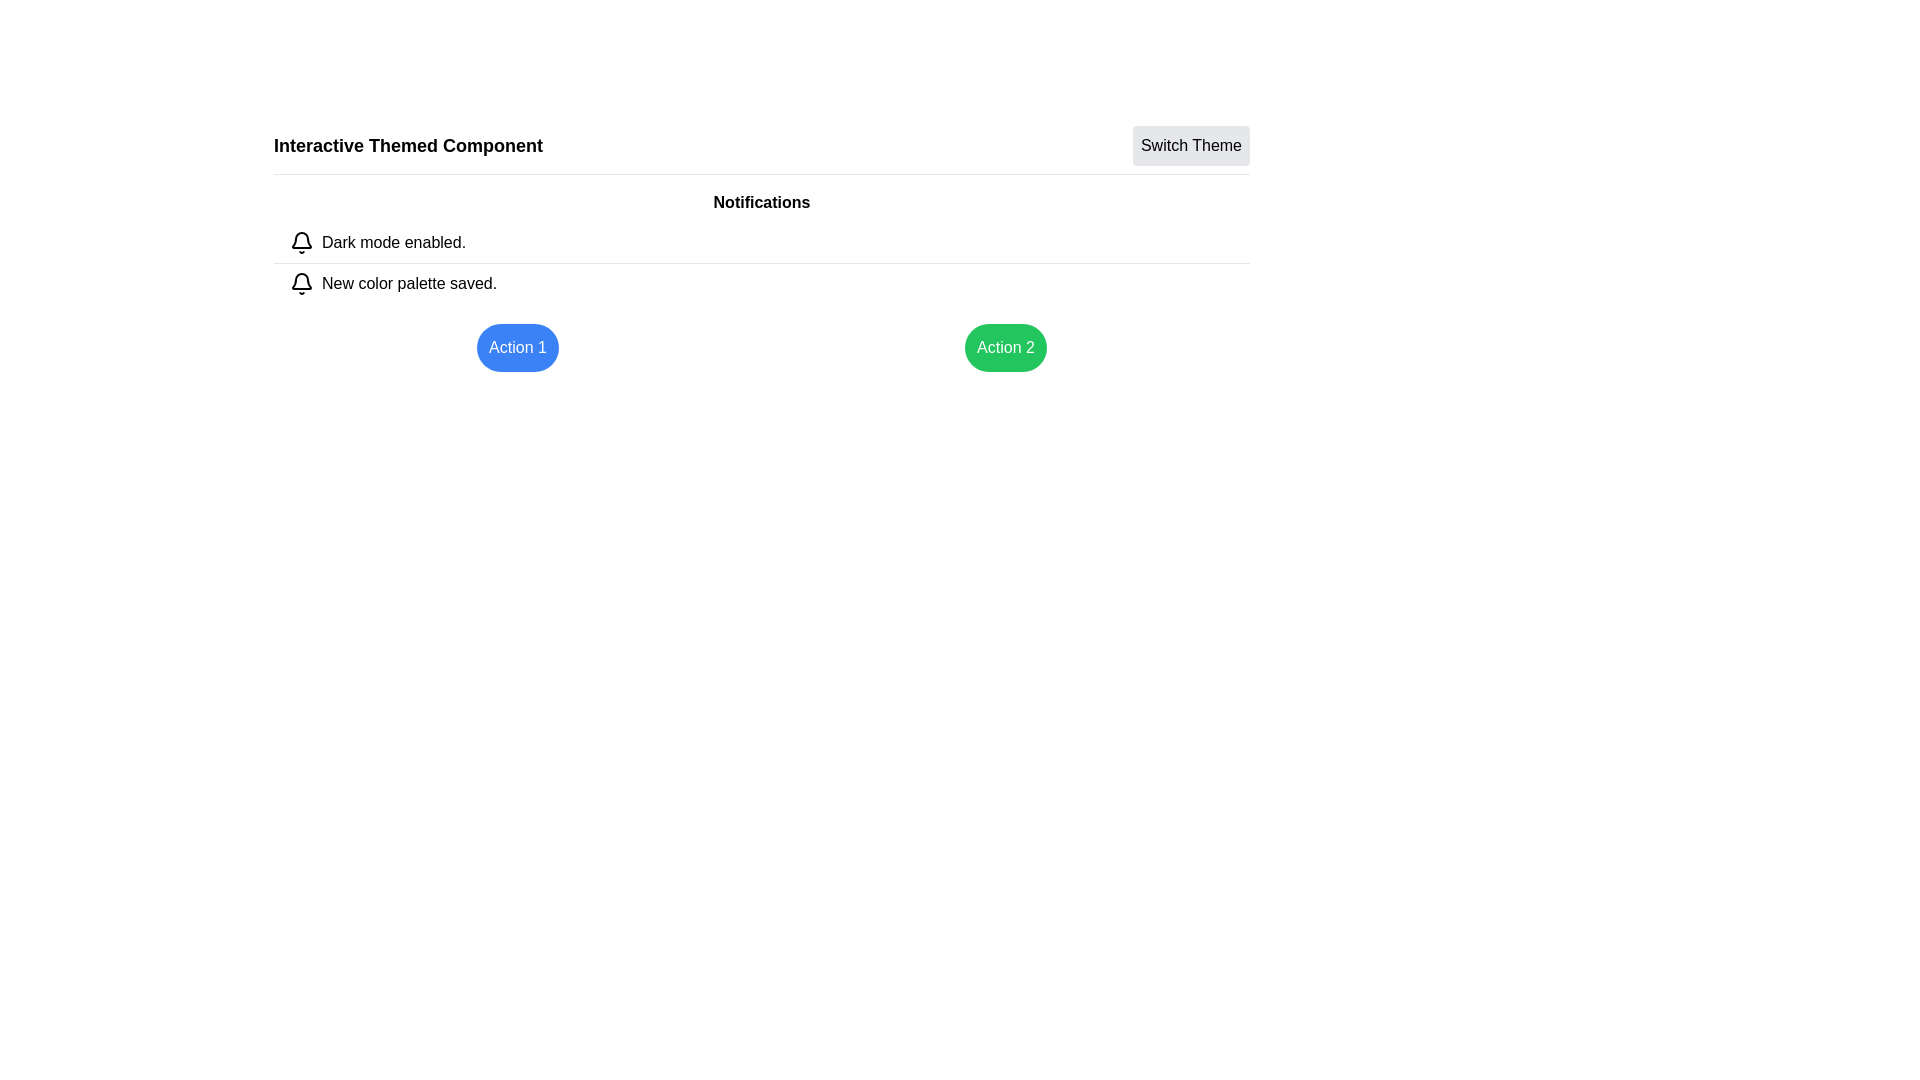 This screenshot has width=1920, height=1080. I want to click on the static text label displaying 'Interactive Themed Component' which is styled in bold black typography against a white background, located near the upper-left region of the interface, so click(407, 145).